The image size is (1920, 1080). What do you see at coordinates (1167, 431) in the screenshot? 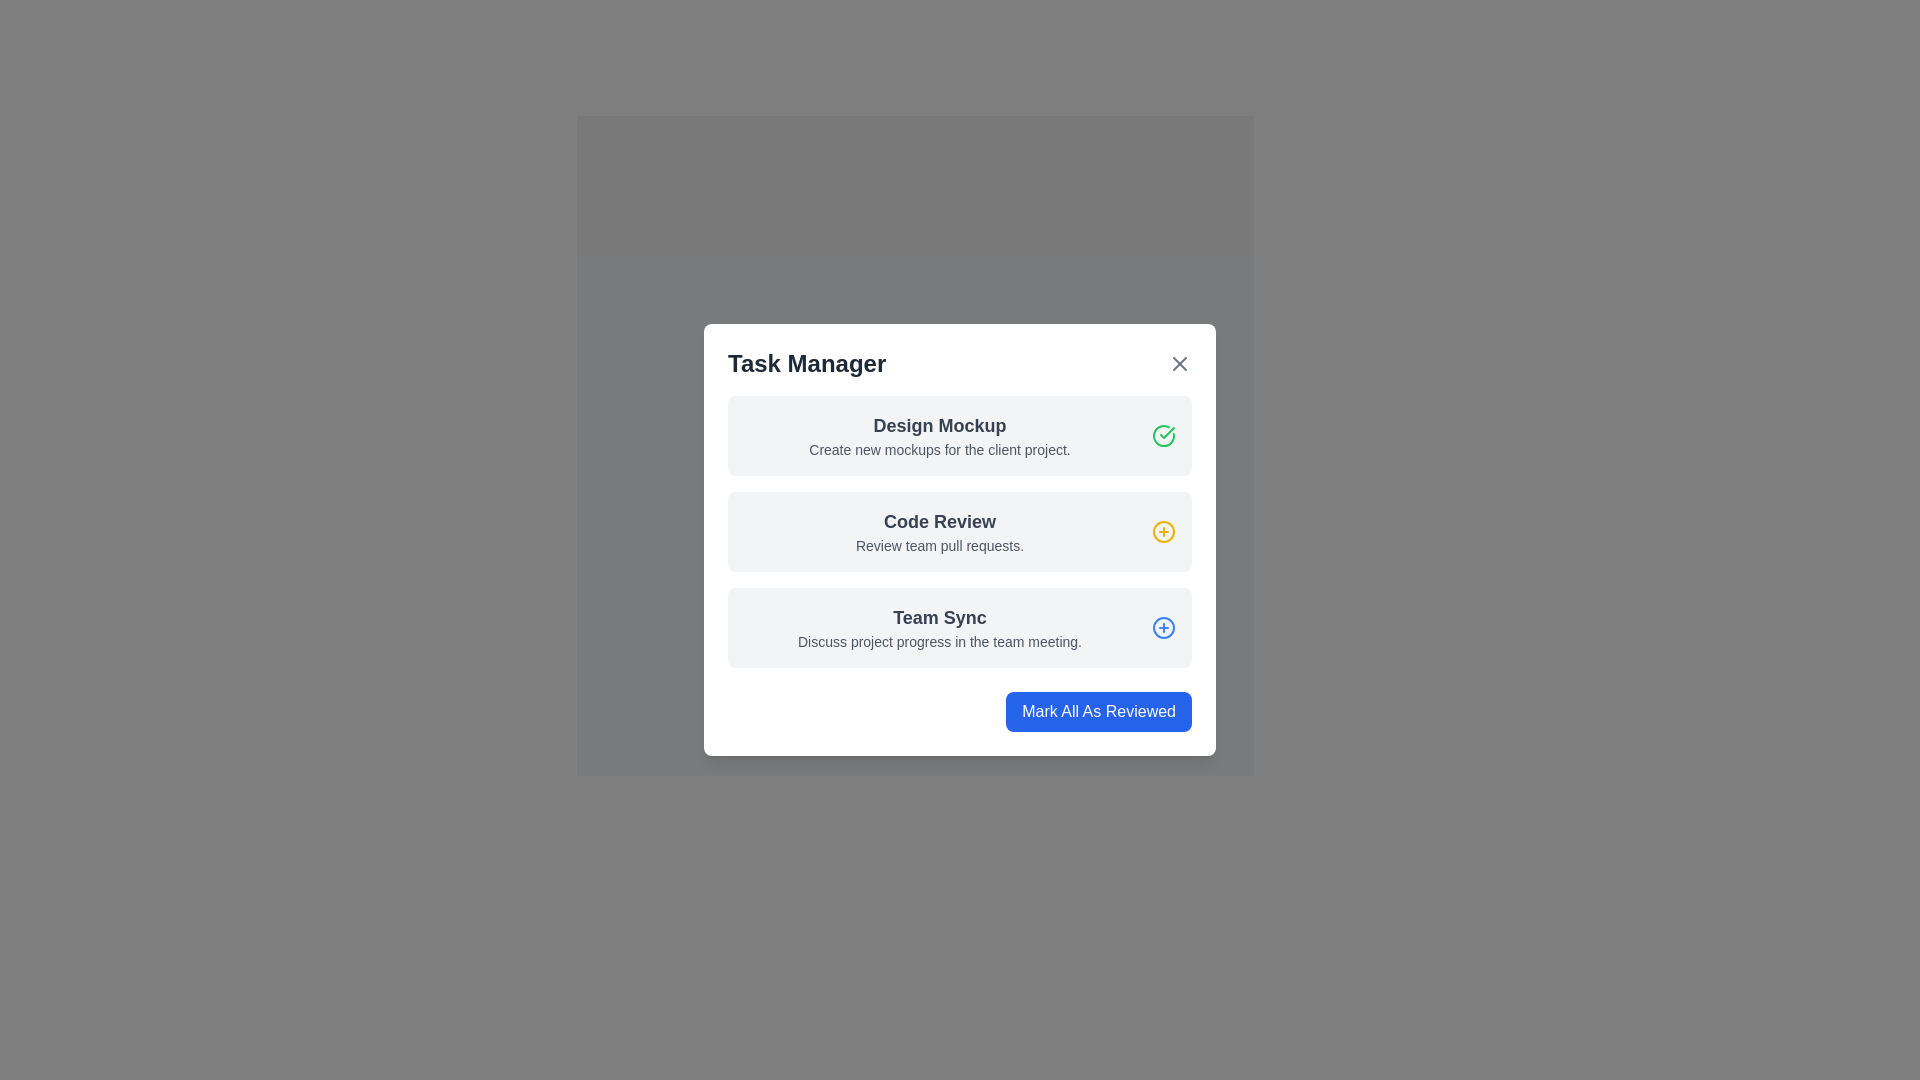
I see `the green checkmark icon located to the right of the 'Design Mockup' label in the 'Task Manager' interface, which indicates a completed task or successful action` at bounding box center [1167, 431].